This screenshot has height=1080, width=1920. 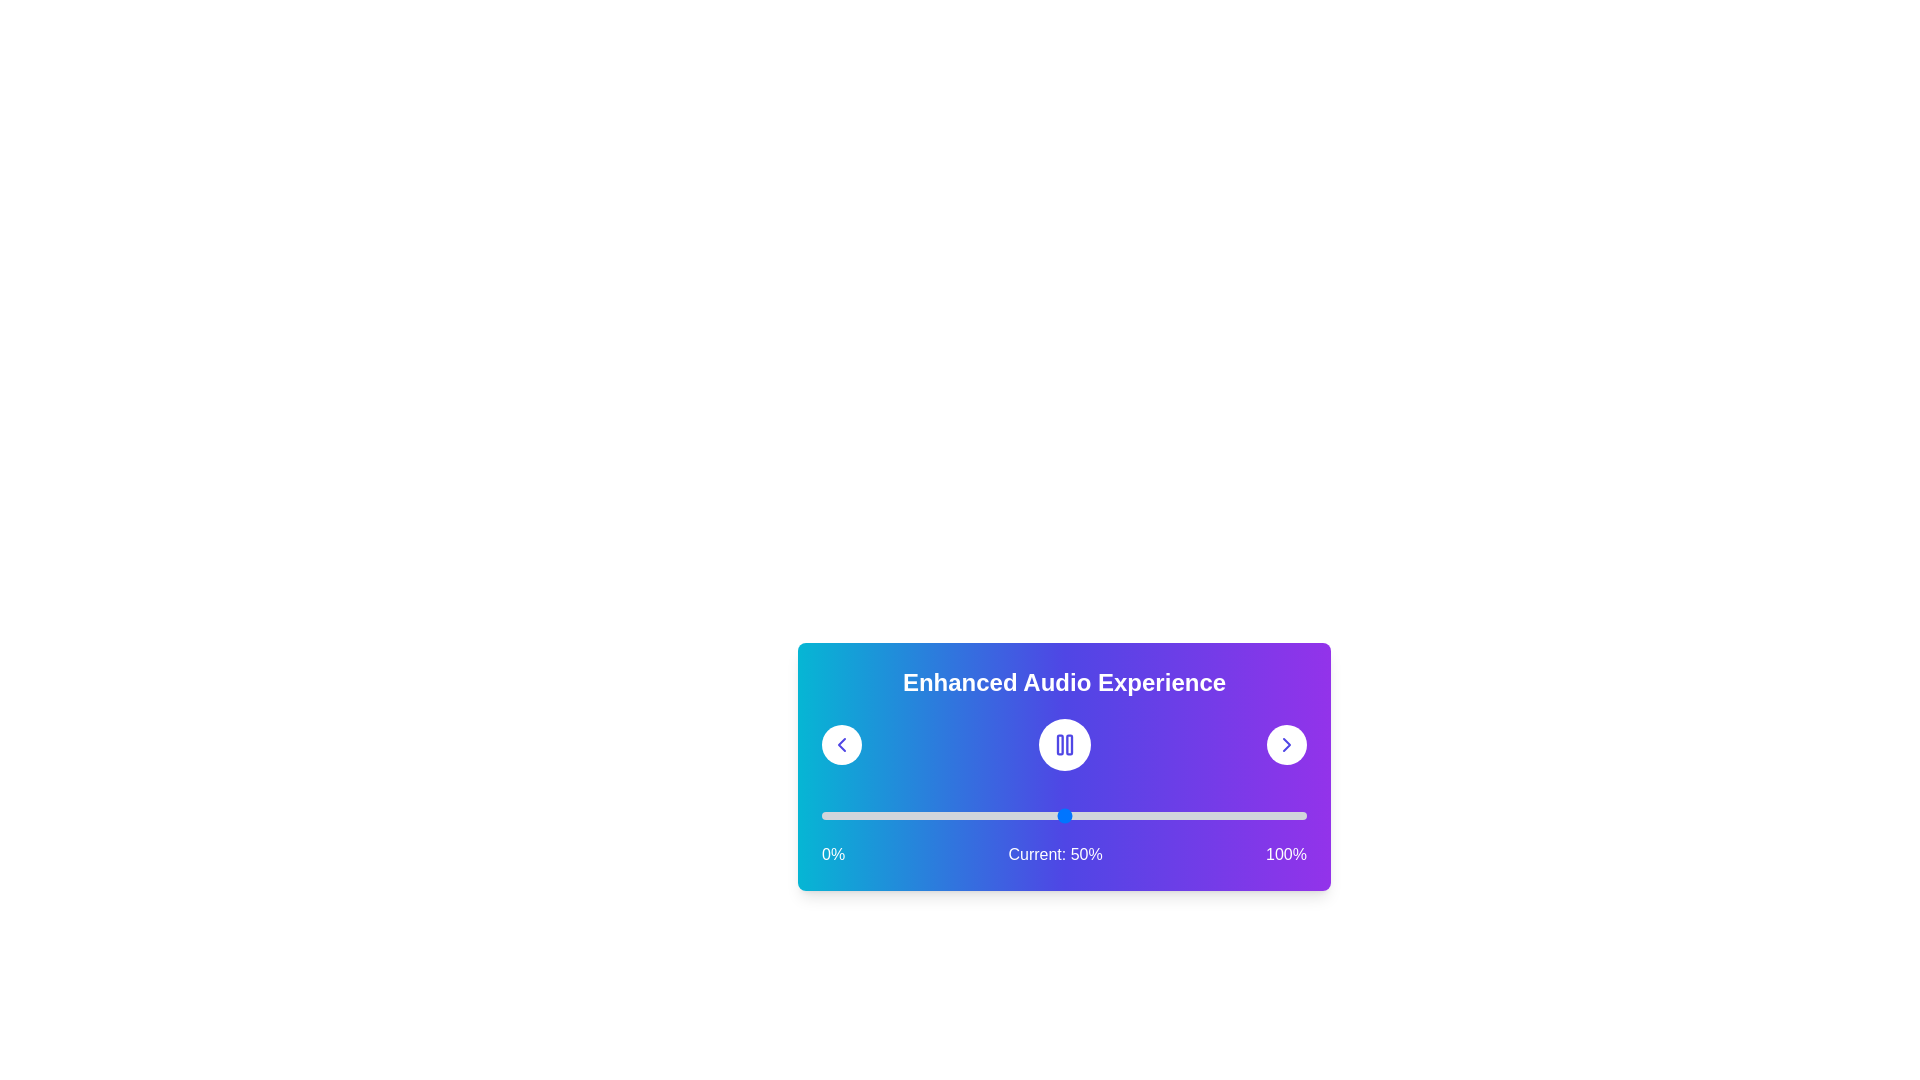 I want to click on the slider to set the audio position to 23%, so click(x=932, y=816).